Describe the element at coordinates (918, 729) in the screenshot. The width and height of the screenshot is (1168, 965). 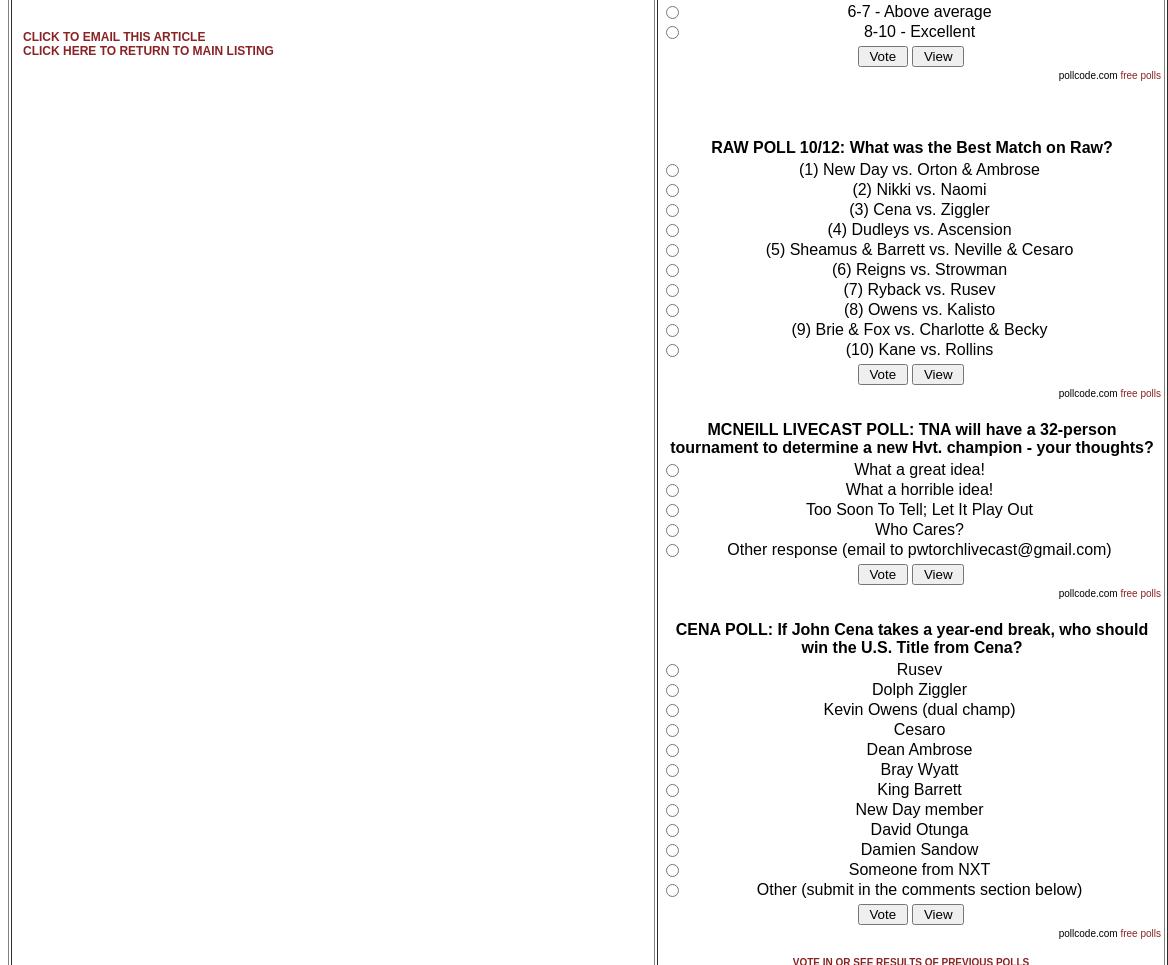
I see `'Cesaro'` at that location.